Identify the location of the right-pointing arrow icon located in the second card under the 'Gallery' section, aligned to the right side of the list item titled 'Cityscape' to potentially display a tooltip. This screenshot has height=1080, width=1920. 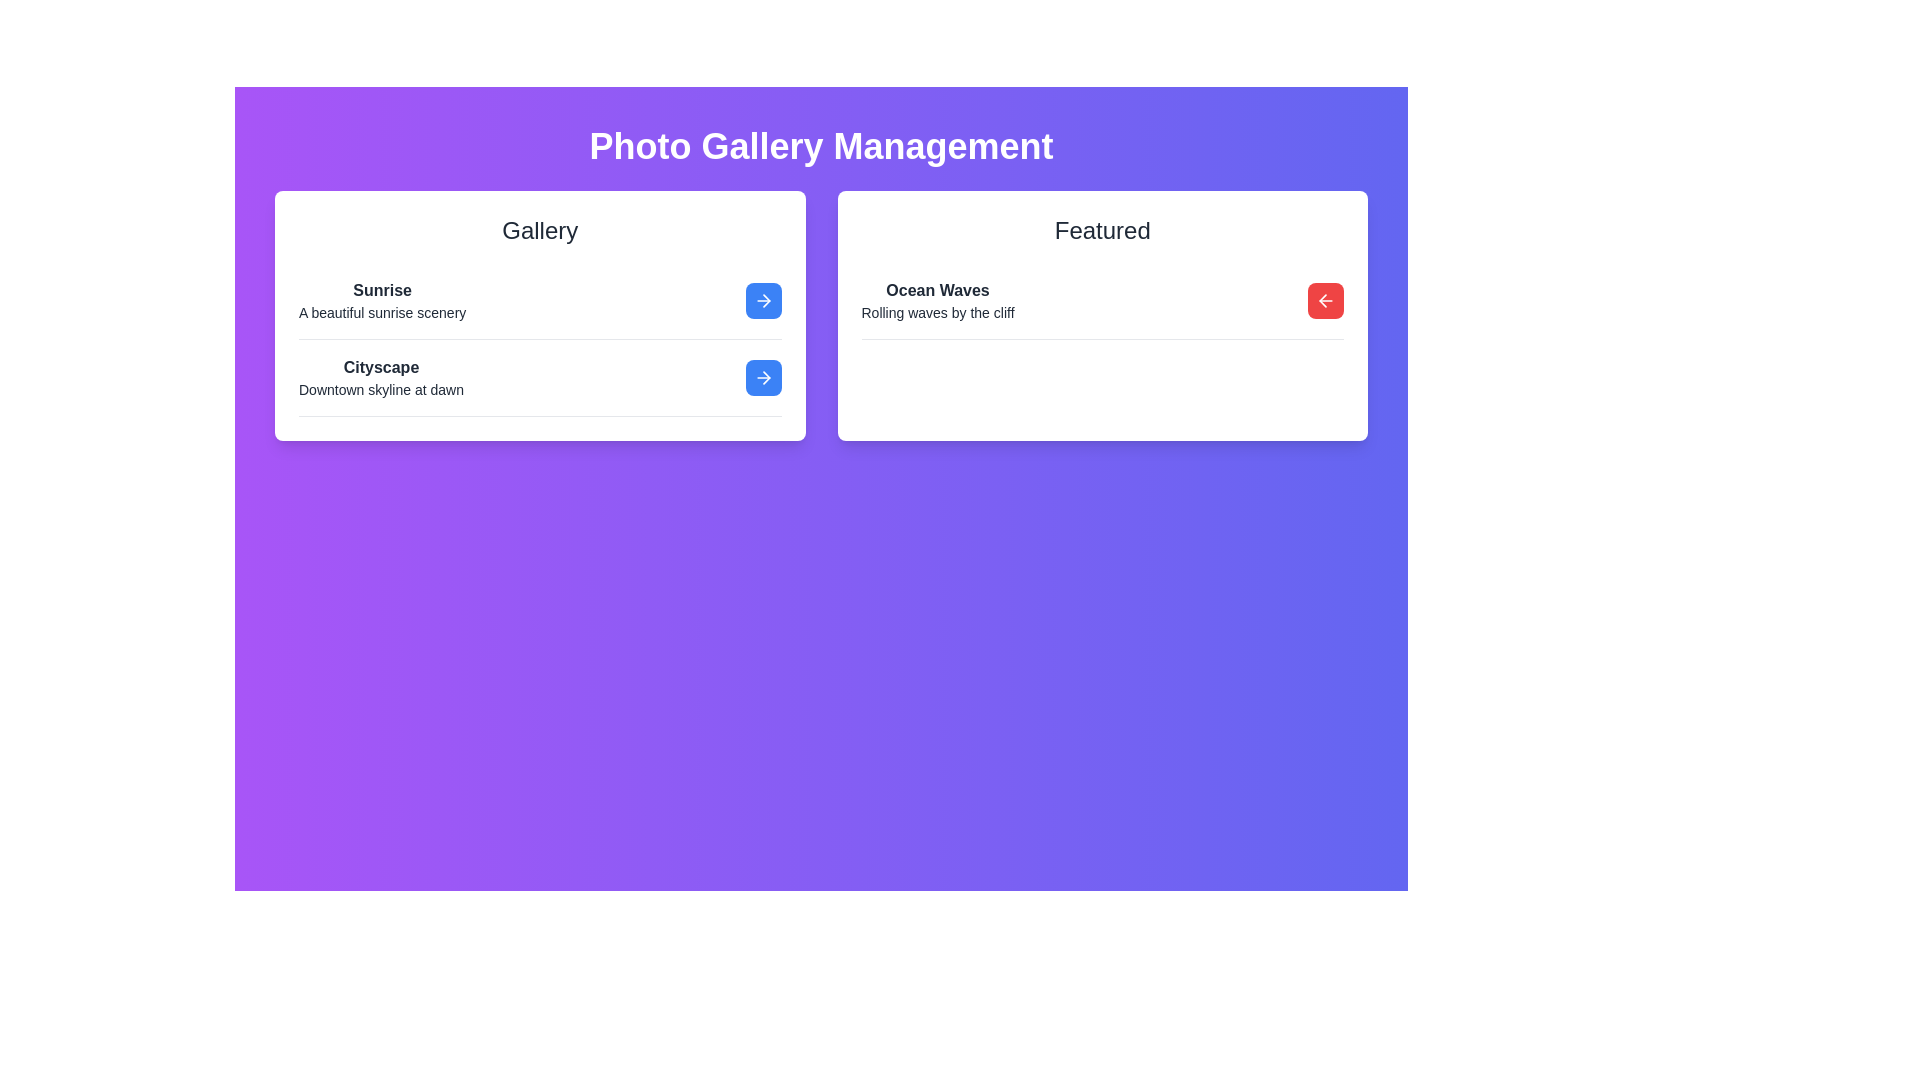
(765, 378).